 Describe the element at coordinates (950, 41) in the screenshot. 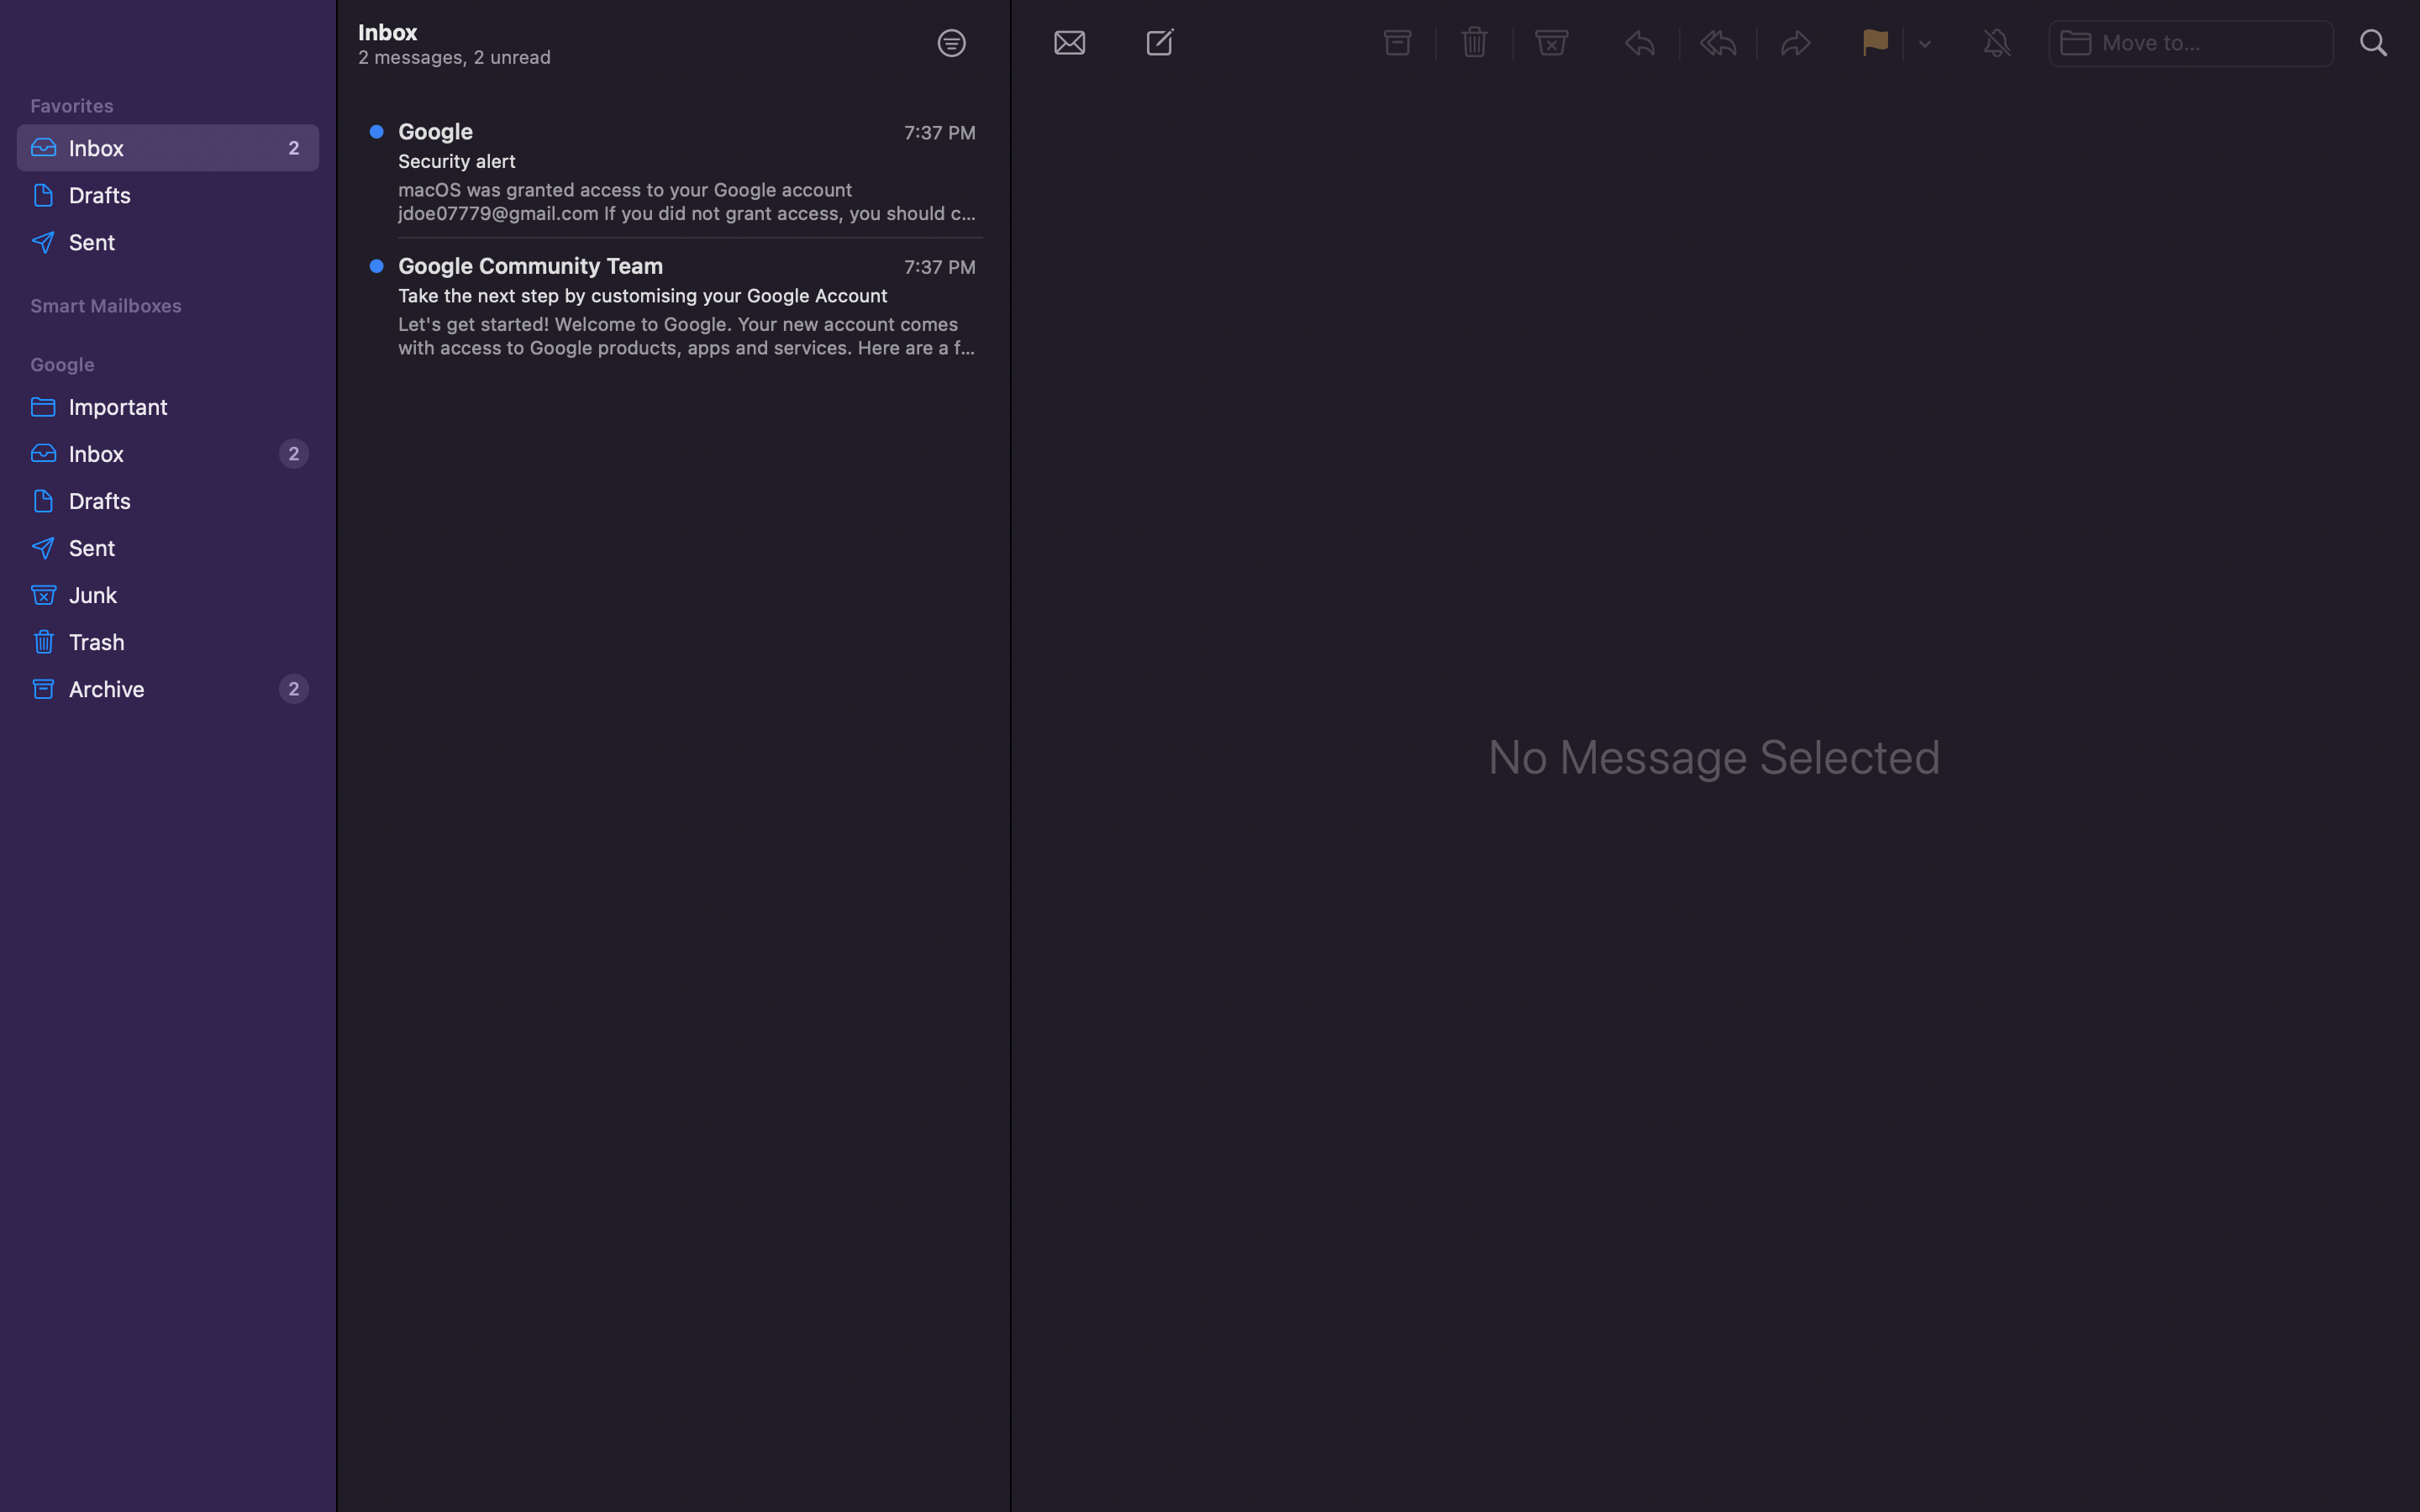

I see `Filter the unread messages` at that location.